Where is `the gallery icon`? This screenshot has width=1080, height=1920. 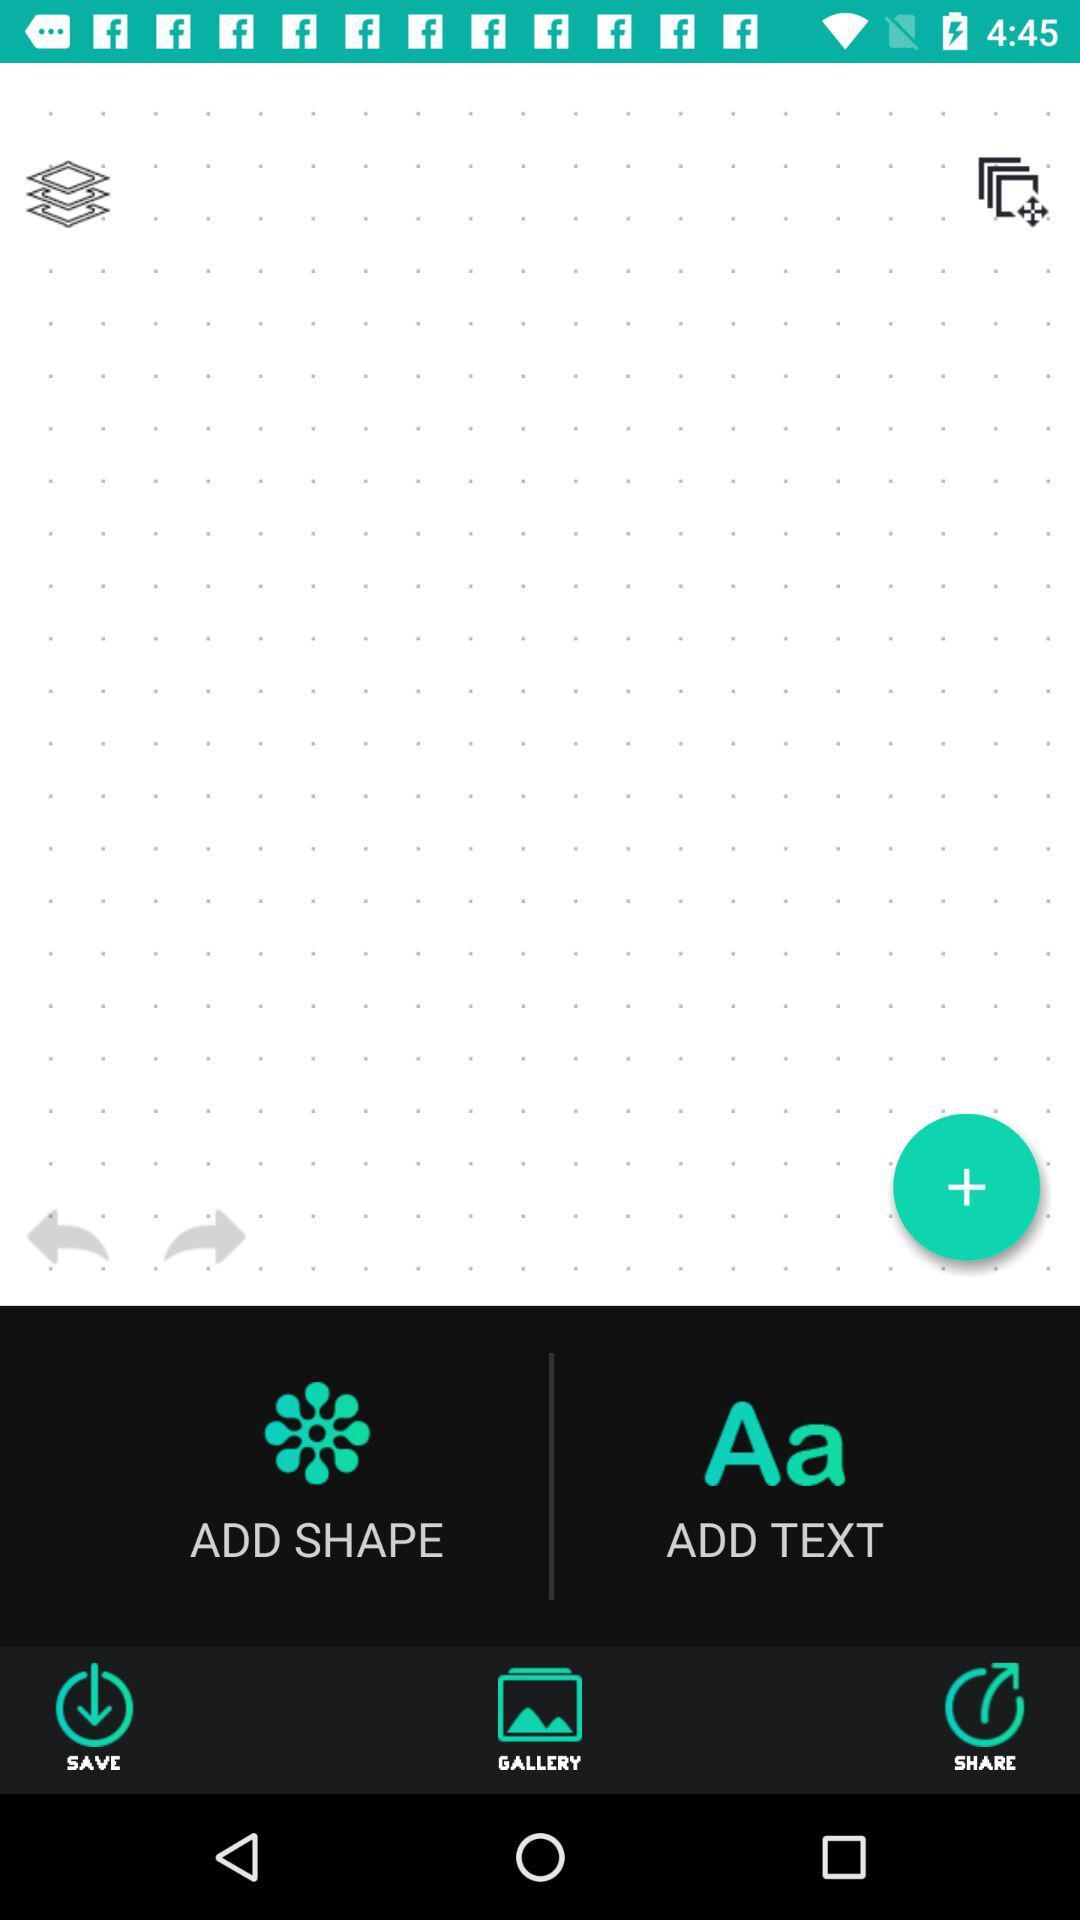
the gallery icon is located at coordinates (540, 1719).